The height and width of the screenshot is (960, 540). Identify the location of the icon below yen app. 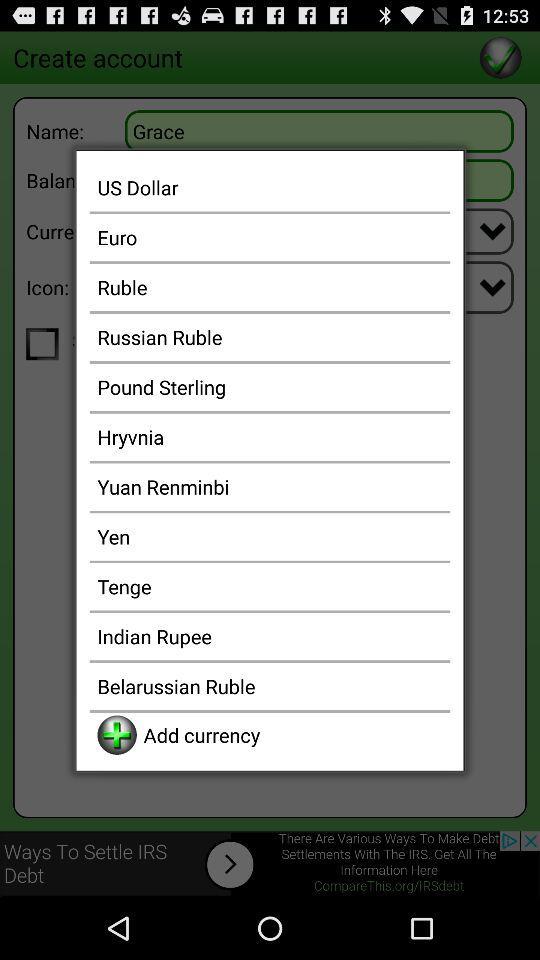
(270, 586).